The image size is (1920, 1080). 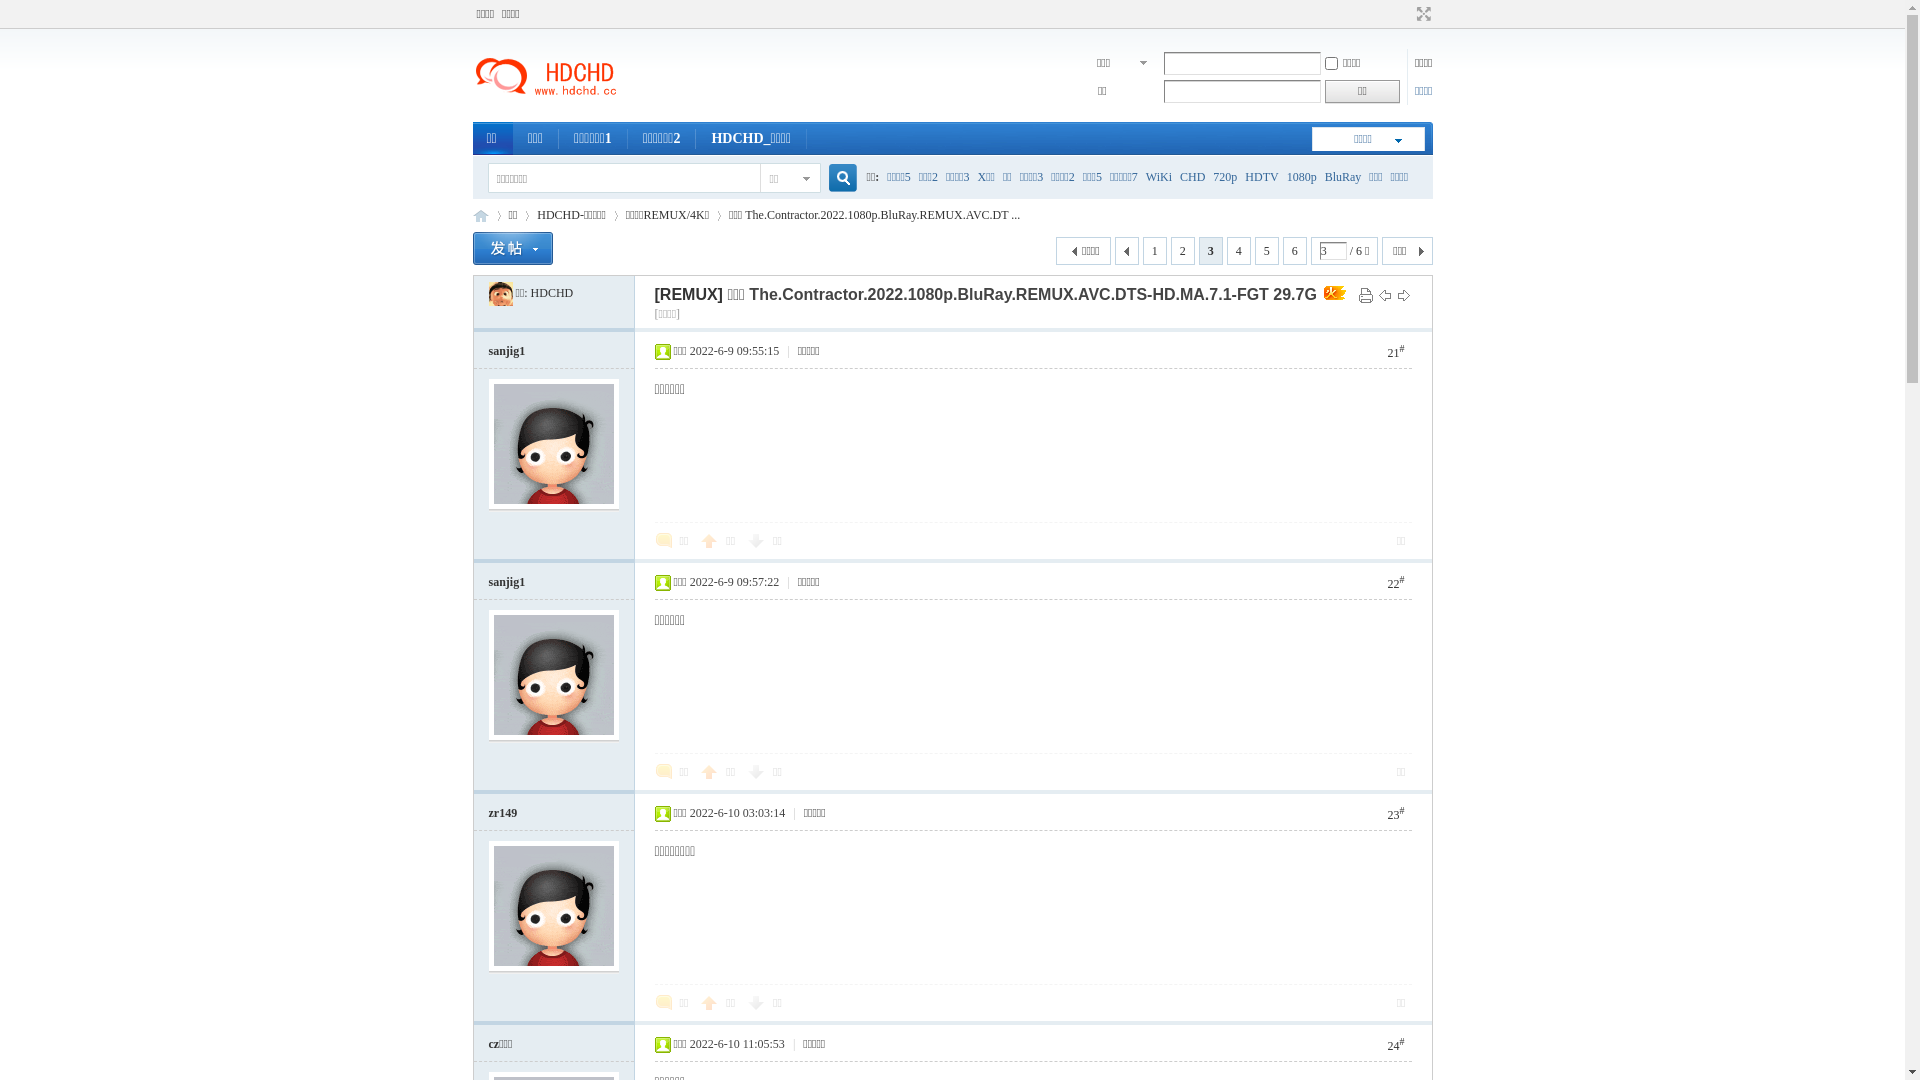 What do you see at coordinates (1127, 249) in the screenshot?
I see `'  '` at bounding box center [1127, 249].